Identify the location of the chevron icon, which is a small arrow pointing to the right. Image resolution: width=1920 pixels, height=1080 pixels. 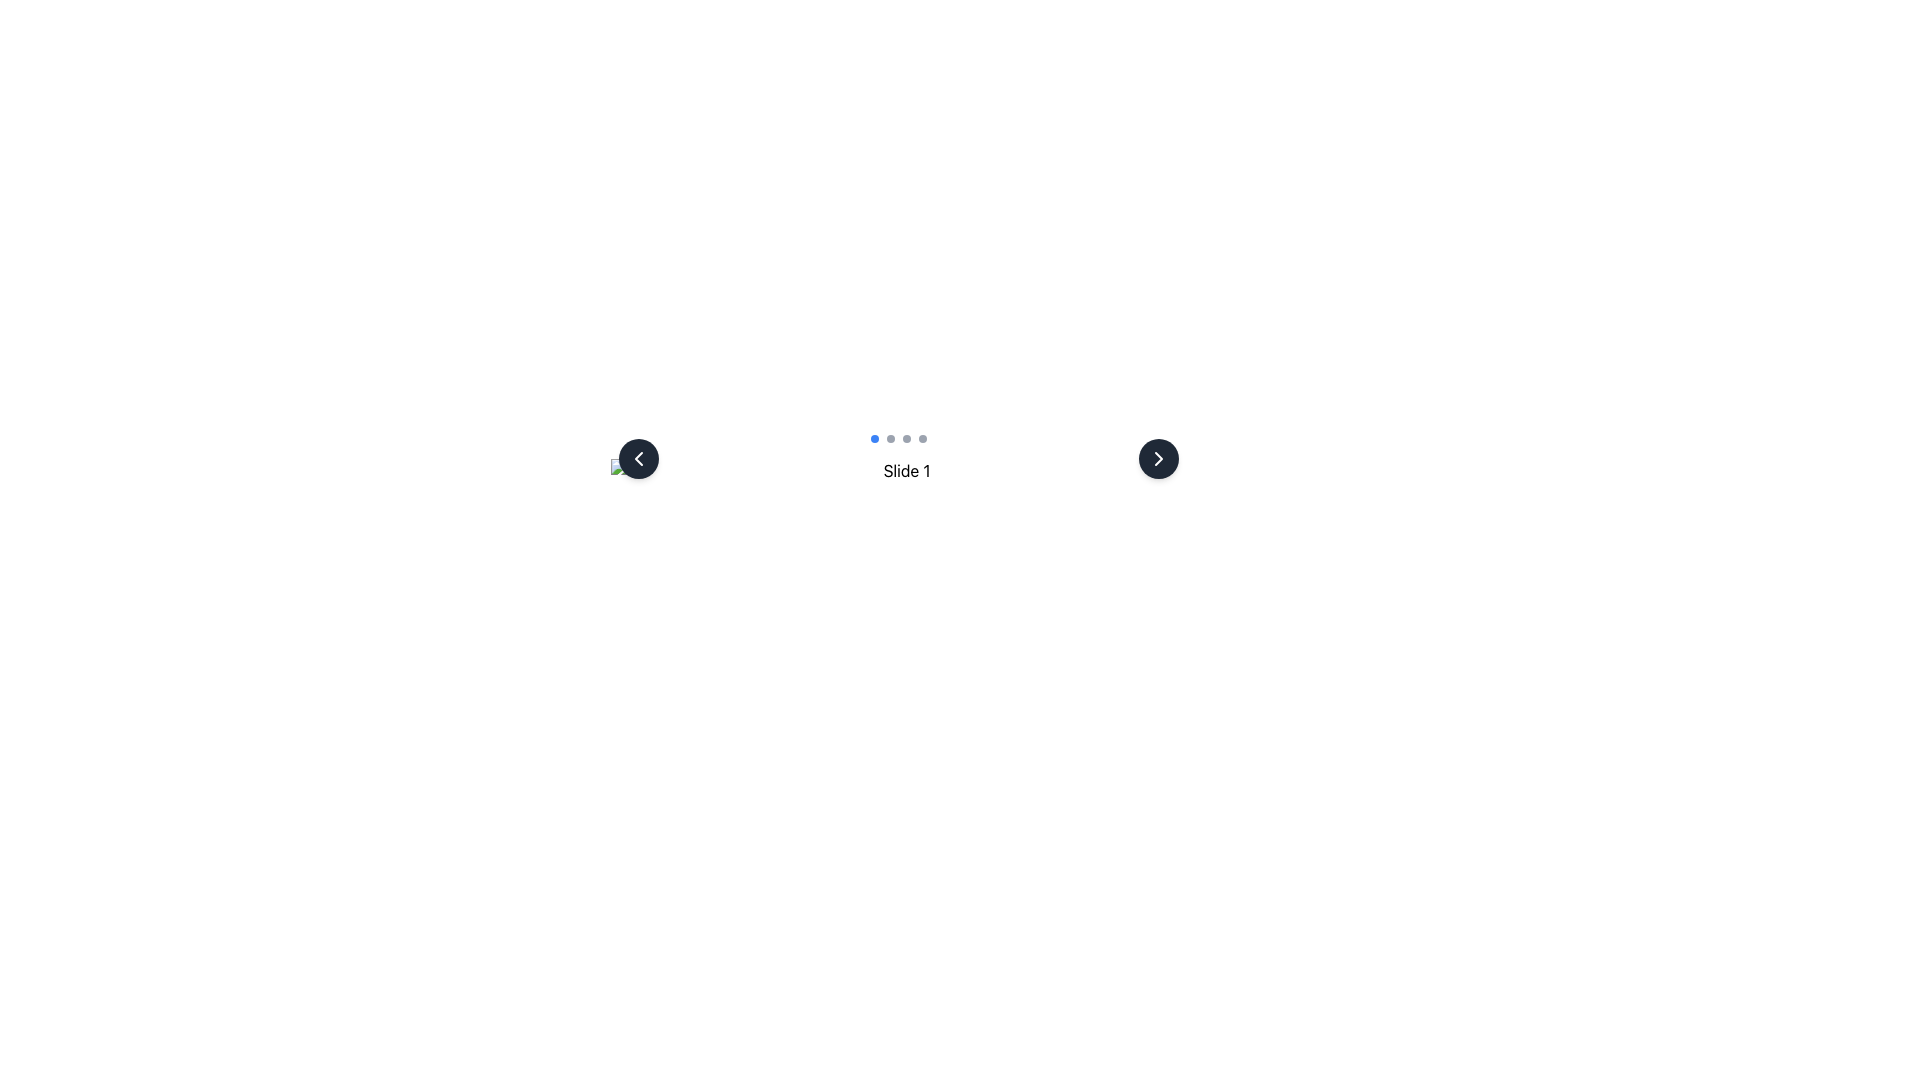
(1158, 459).